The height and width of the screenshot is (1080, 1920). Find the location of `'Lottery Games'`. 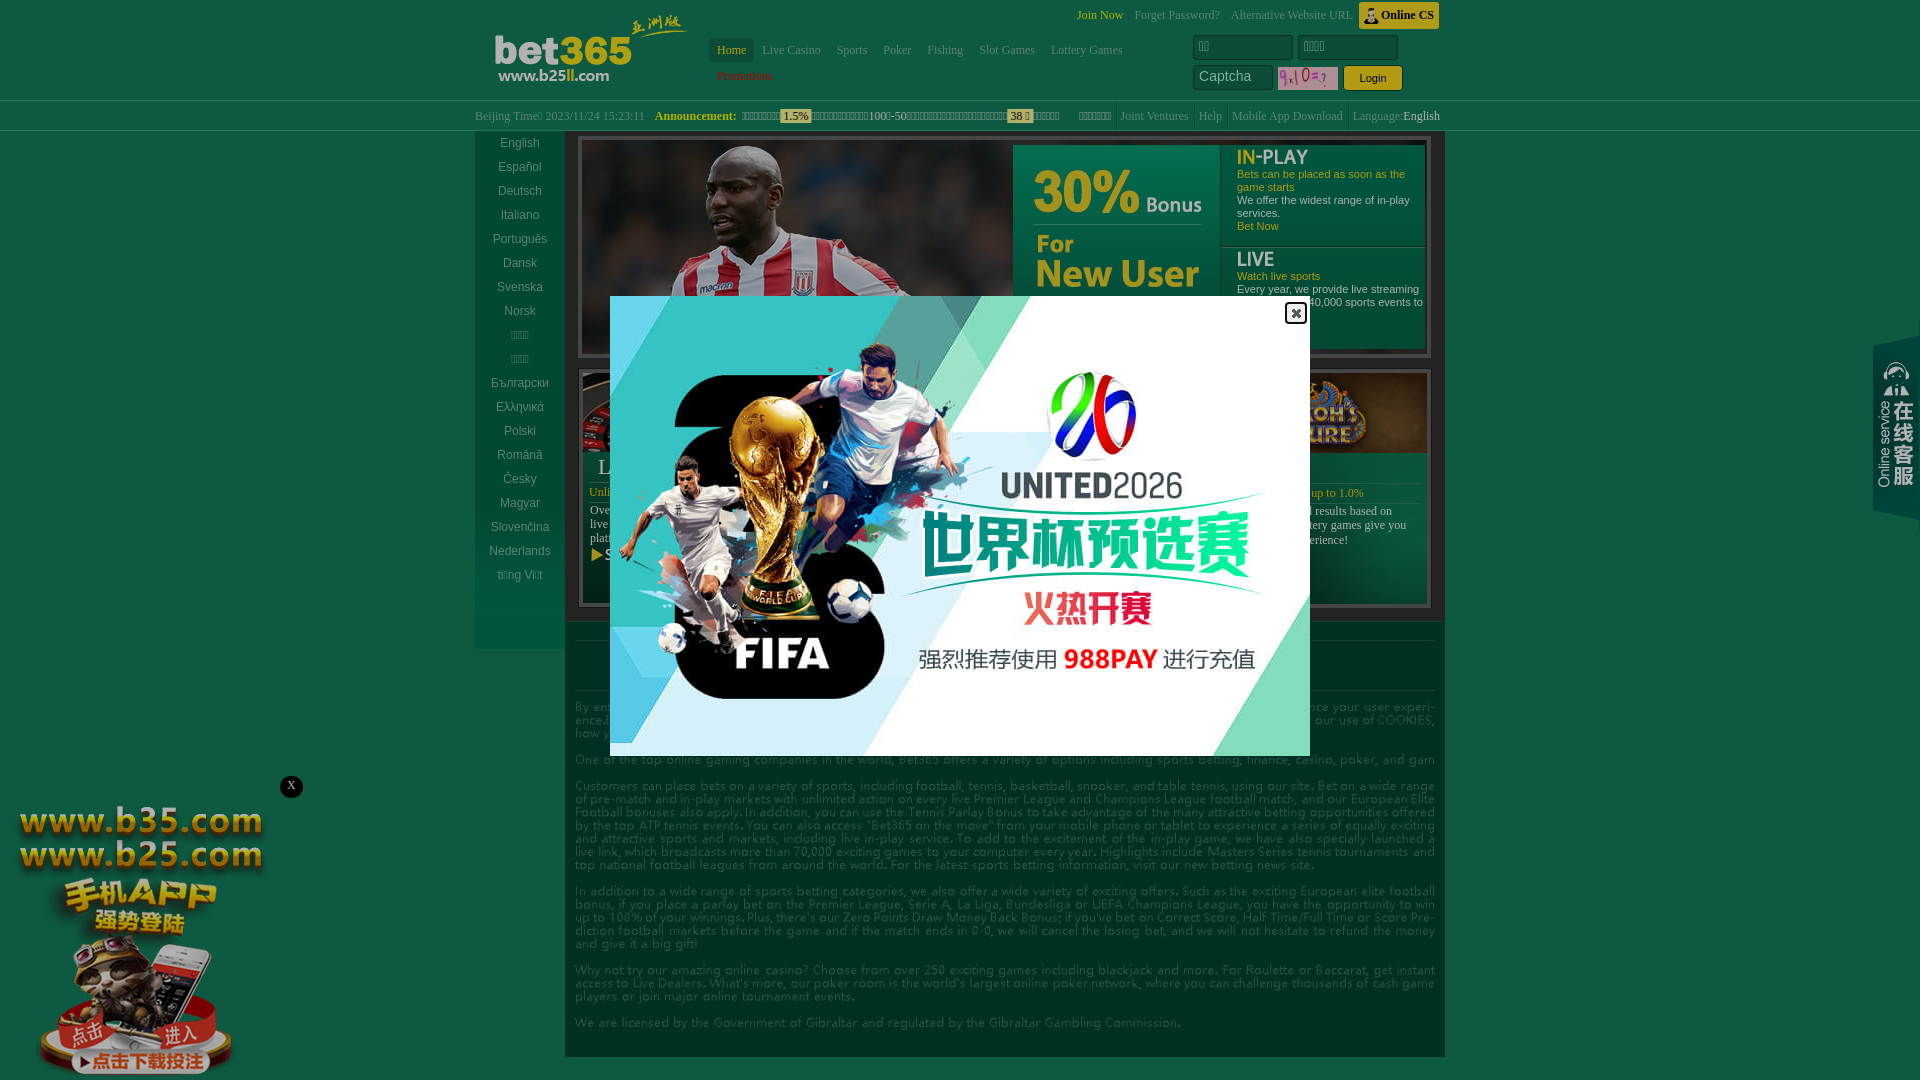

'Lottery Games' is located at coordinates (1085, 49).